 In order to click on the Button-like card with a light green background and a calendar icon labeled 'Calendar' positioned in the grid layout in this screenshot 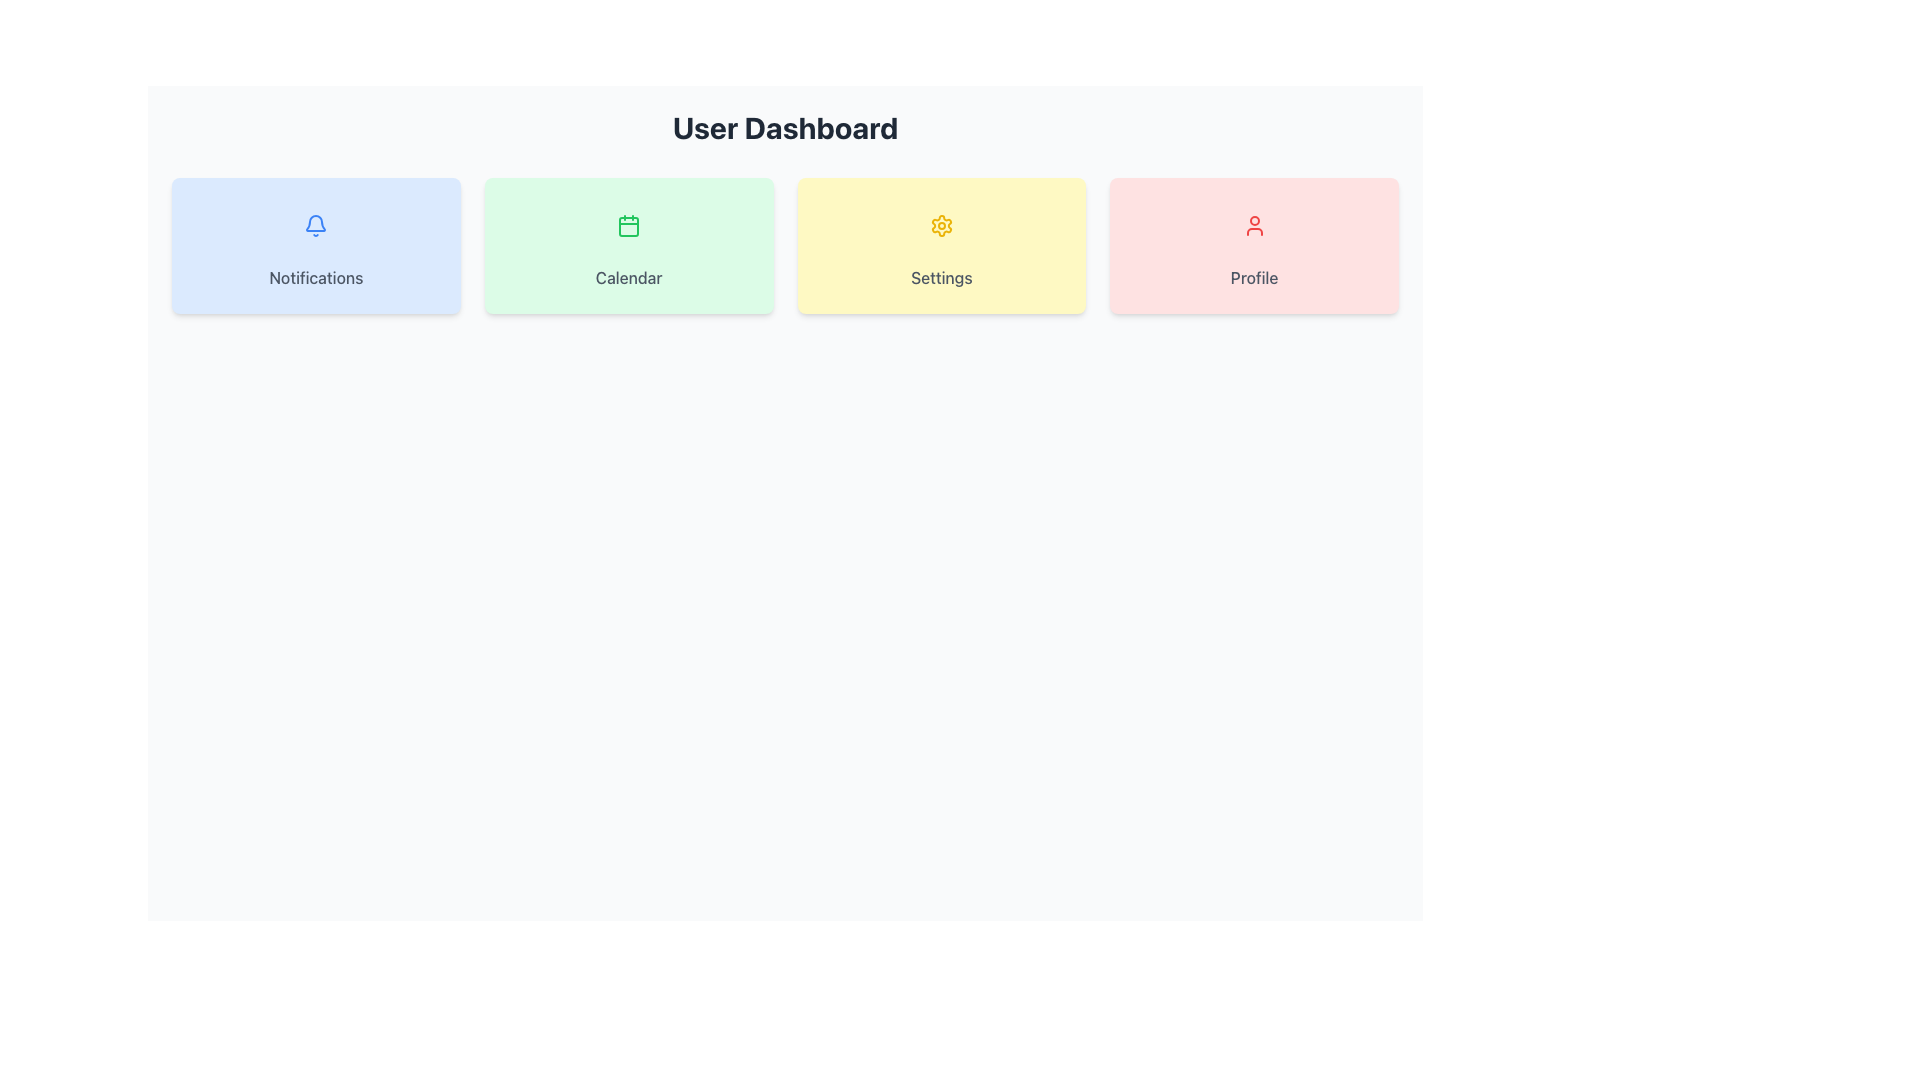, I will do `click(628, 245)`.